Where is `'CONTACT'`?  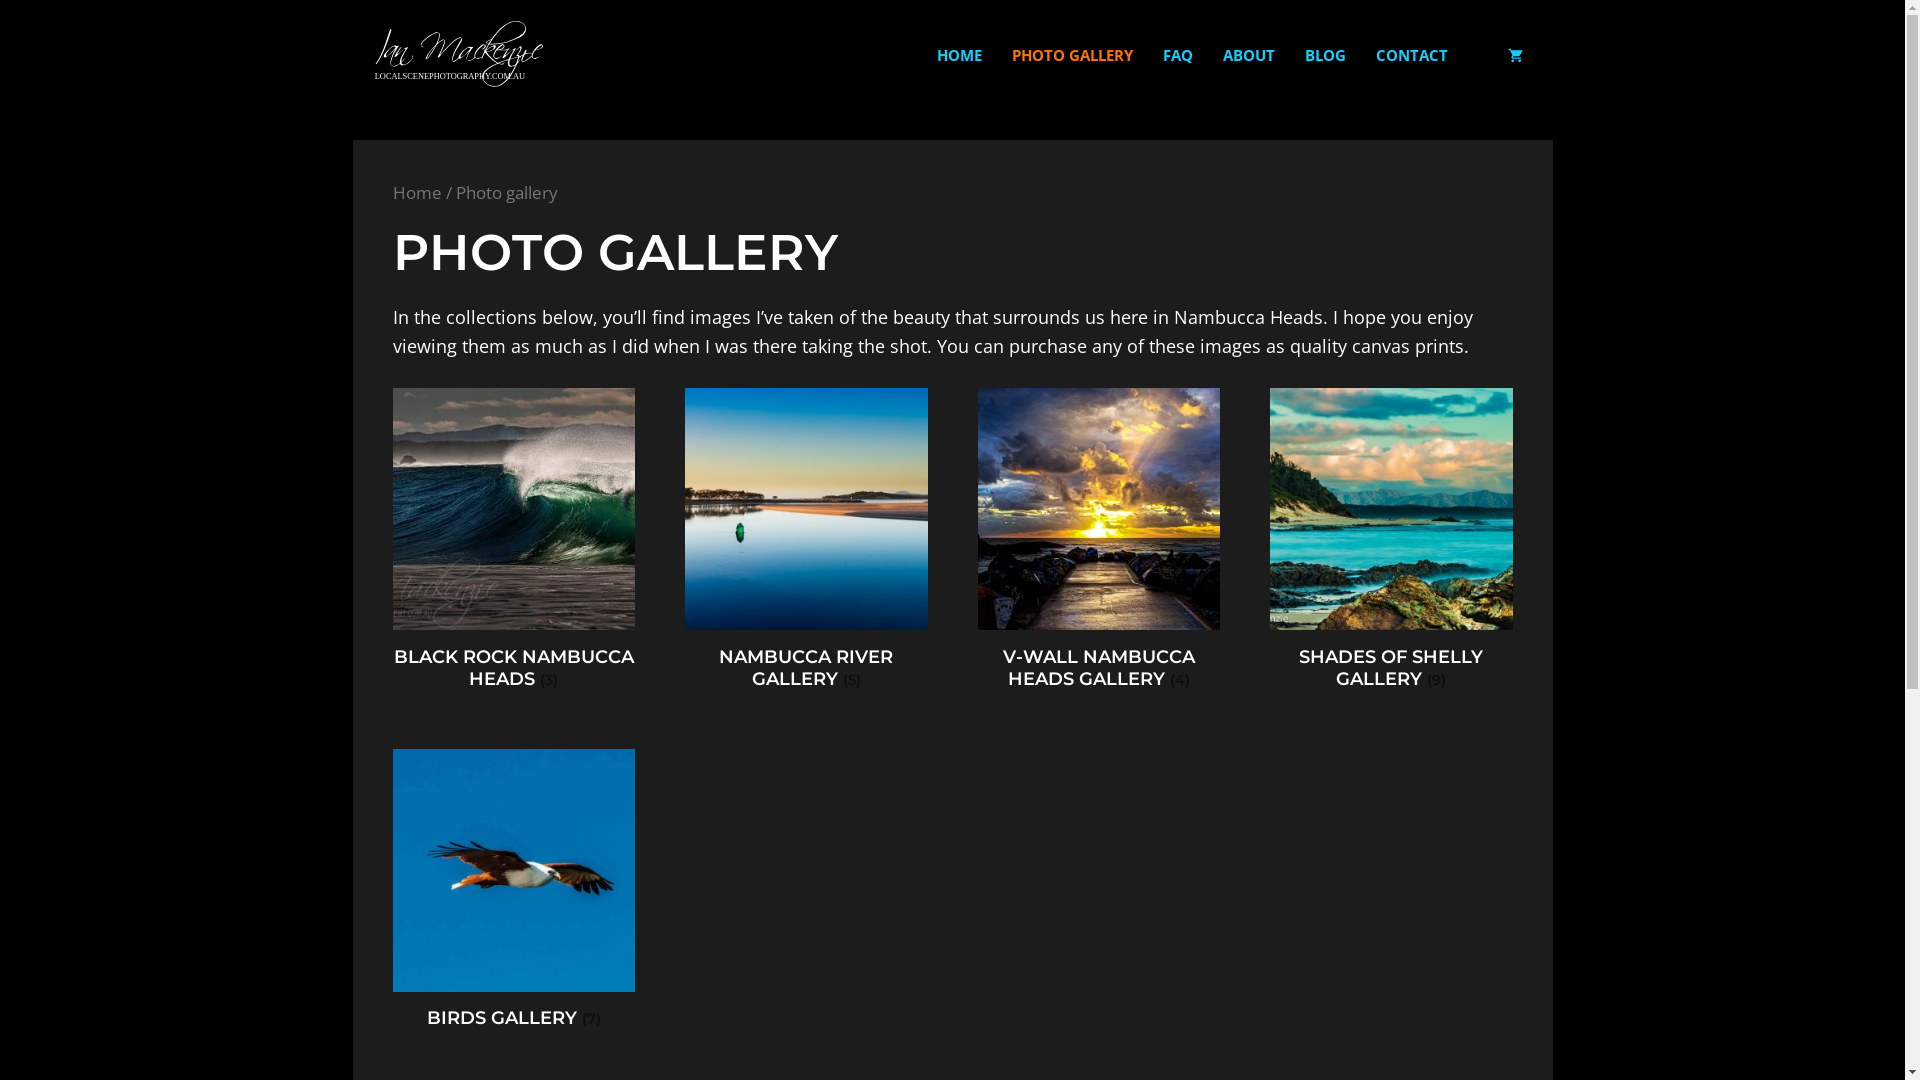
'CONTACT' is located at coordinates (1359, 53).